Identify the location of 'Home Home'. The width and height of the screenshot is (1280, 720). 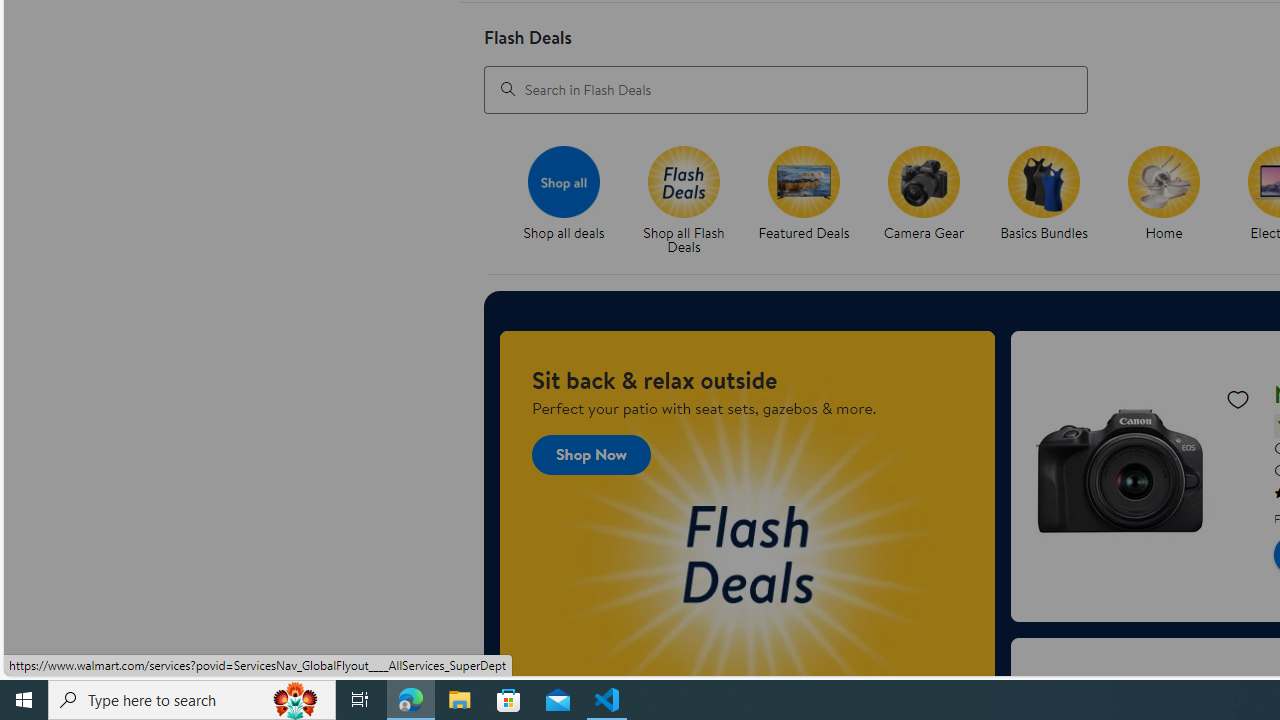
(1164, 194).